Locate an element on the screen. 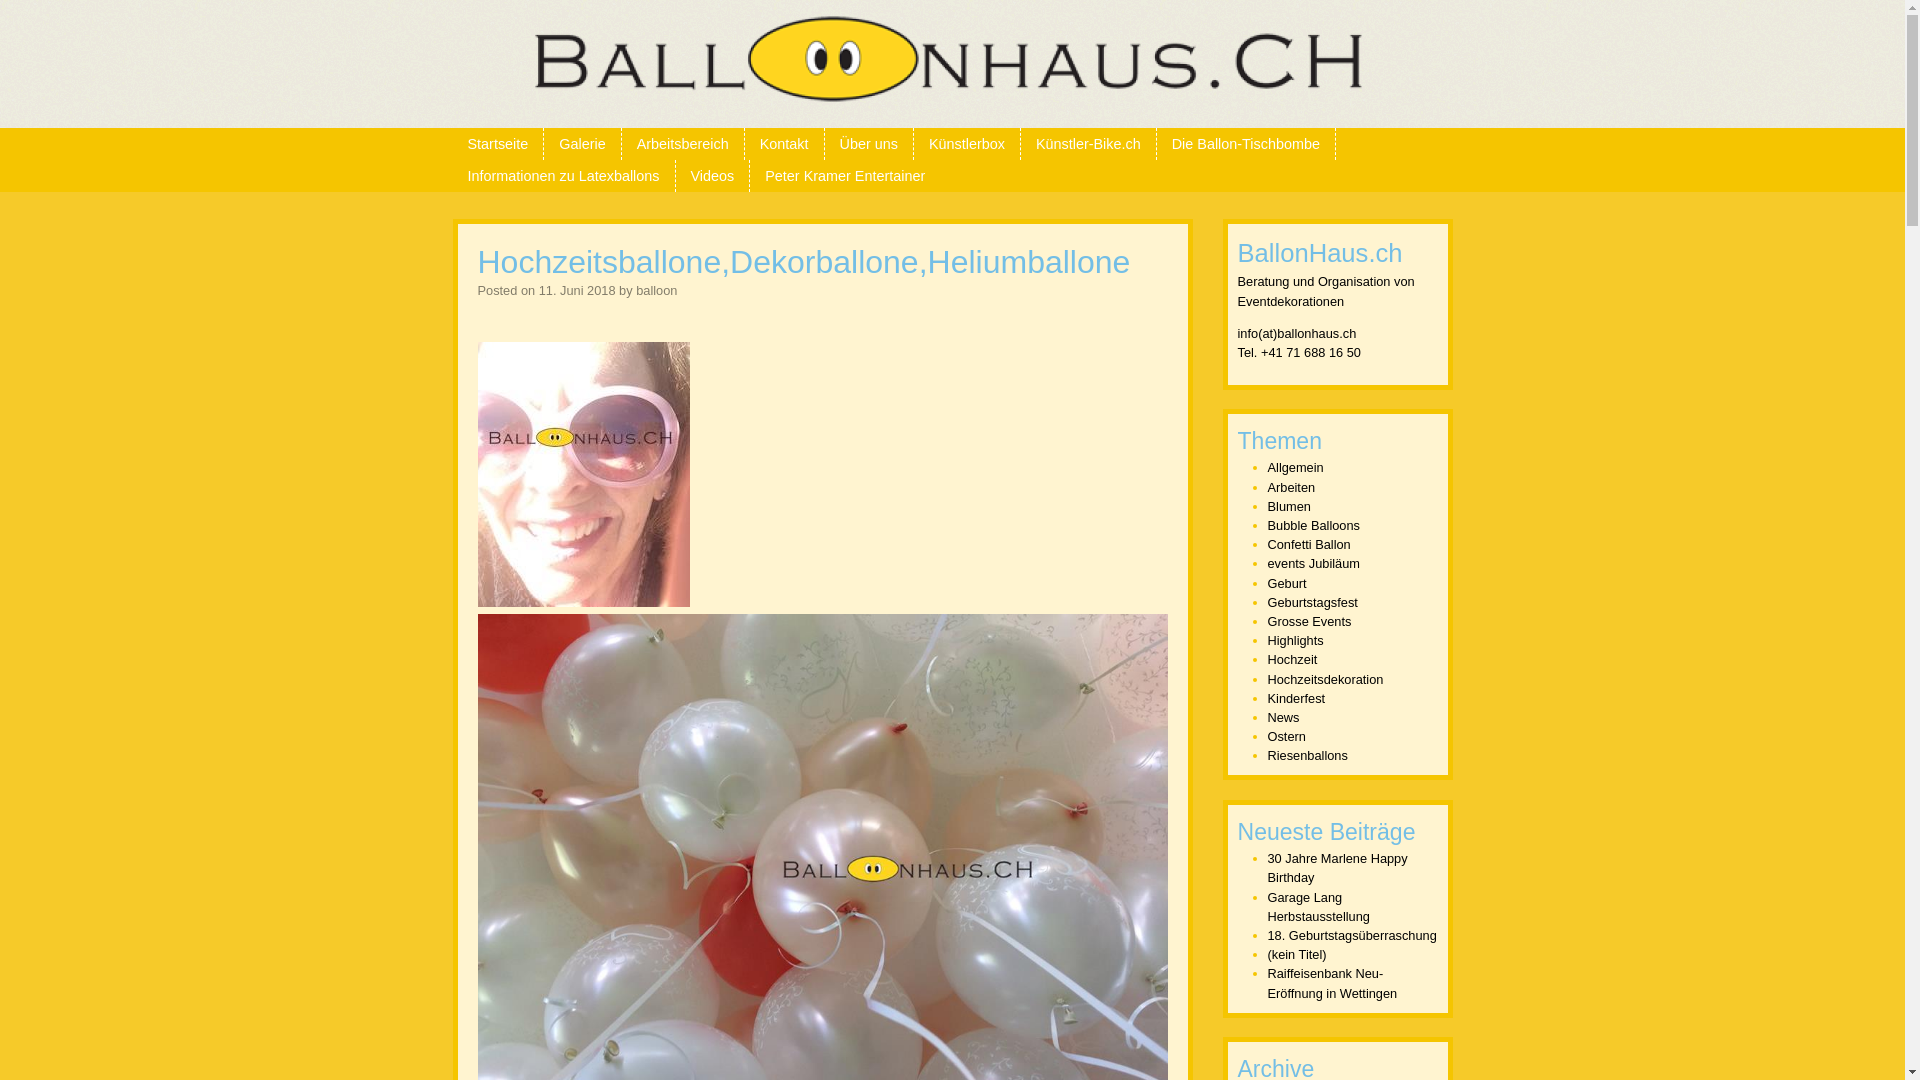 This screenshot has height=1080, width=1920. 'Garage Lang Herbstausstellung' is located at coordinates (1319, 906).